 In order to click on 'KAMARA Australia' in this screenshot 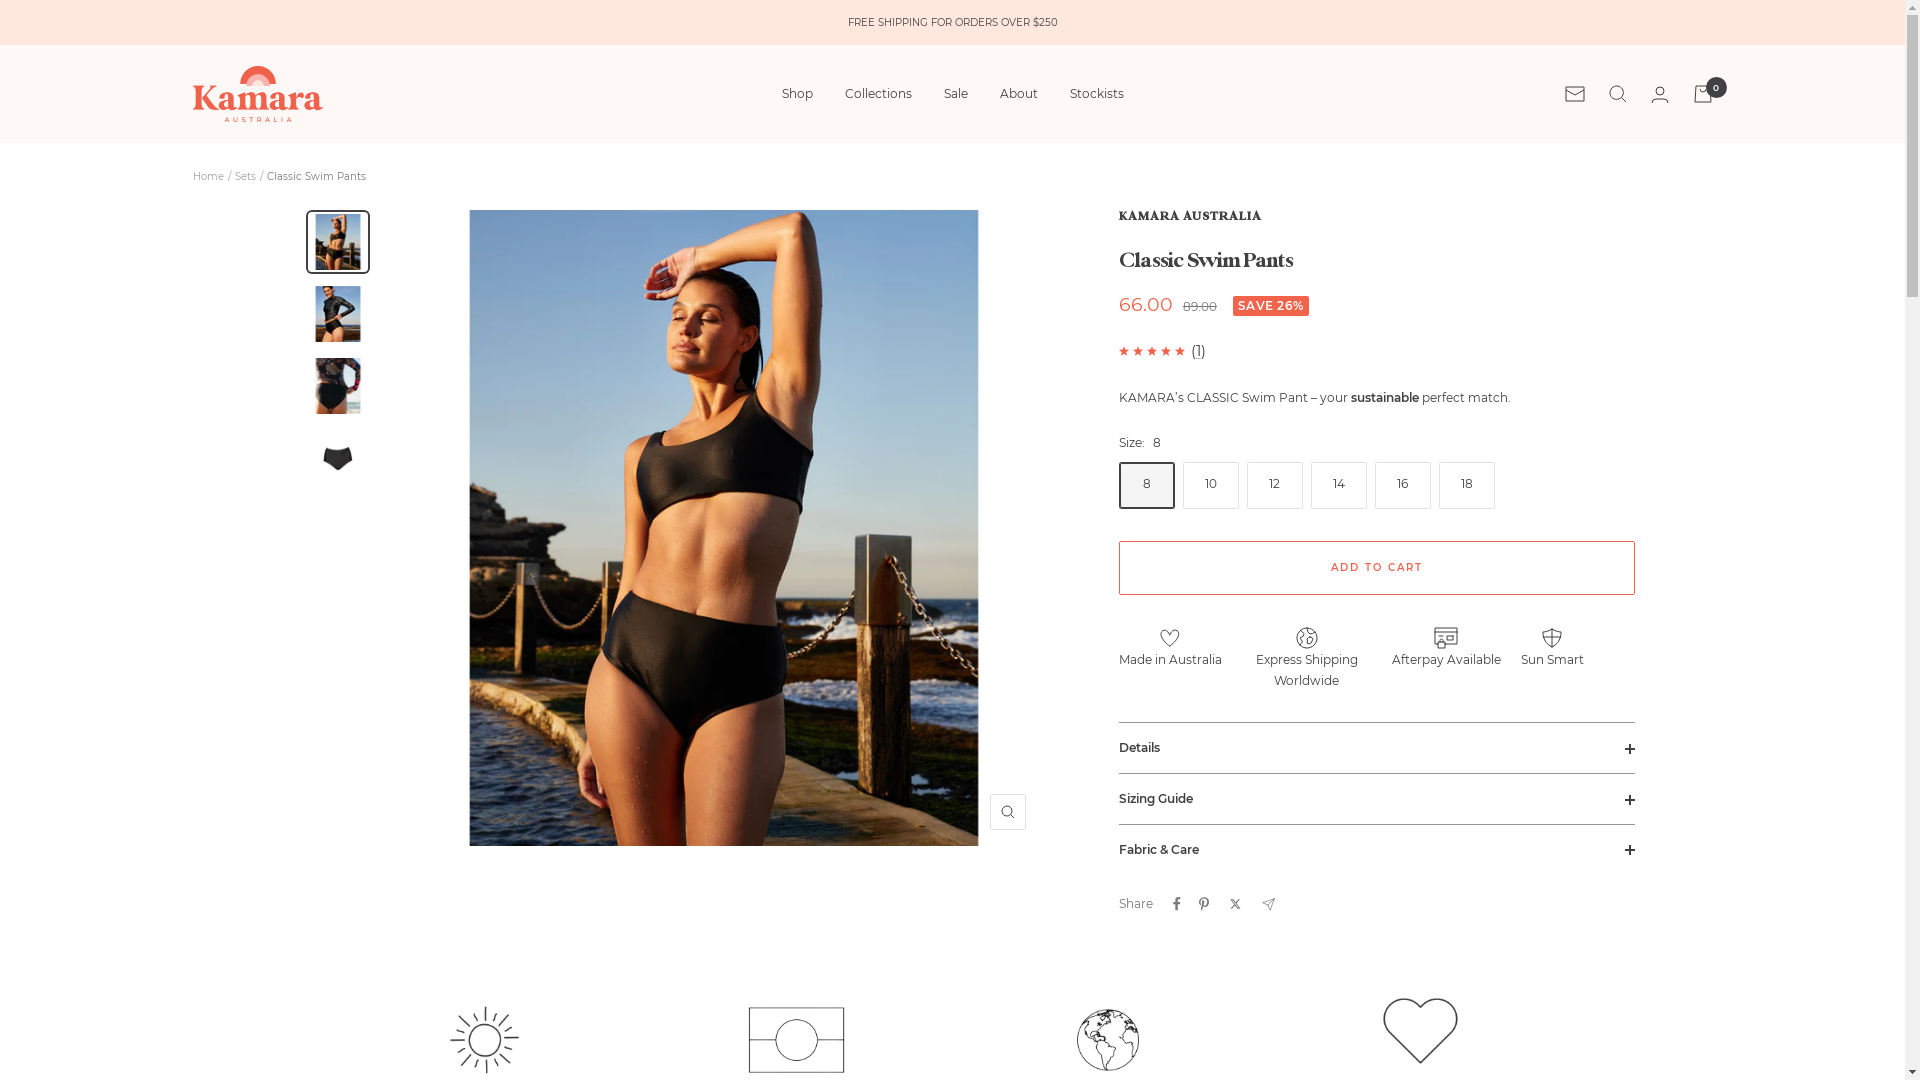, I will do `click(256, 93)`.